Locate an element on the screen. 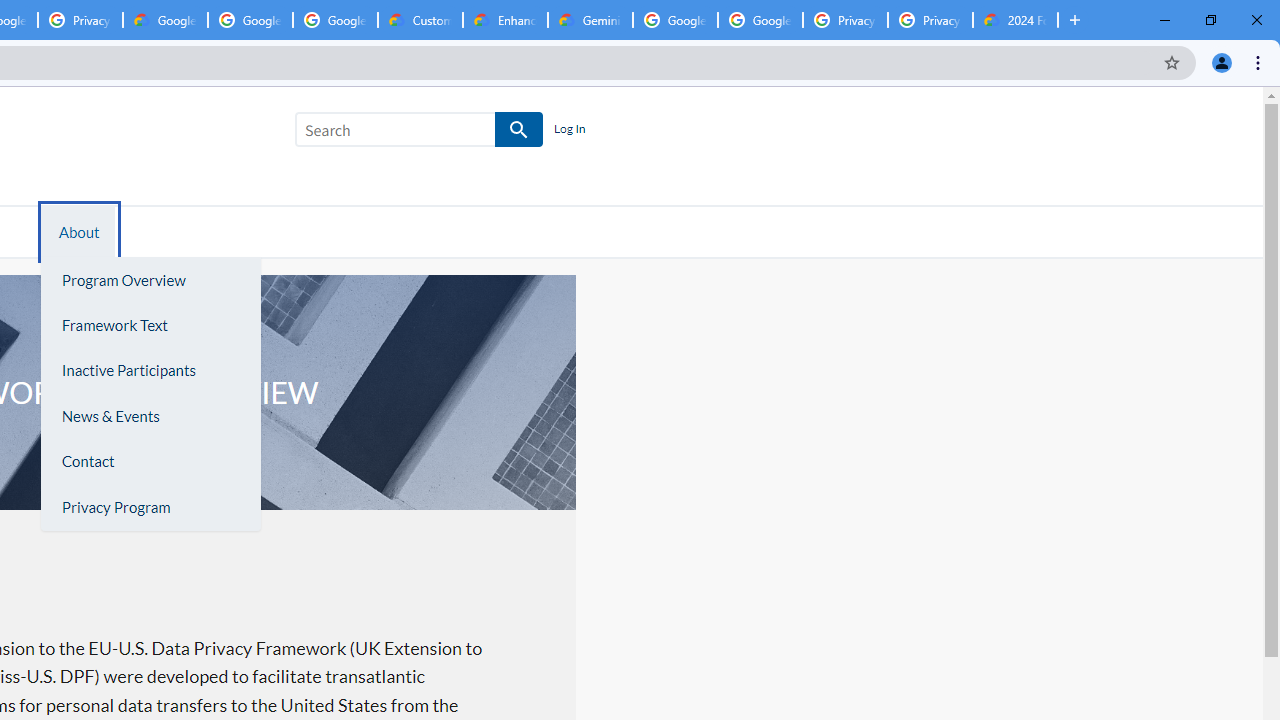 This screenshot has width=1280, height=720. 'Google Workspace - Specific Terms' is located at coordinates (335, 20).